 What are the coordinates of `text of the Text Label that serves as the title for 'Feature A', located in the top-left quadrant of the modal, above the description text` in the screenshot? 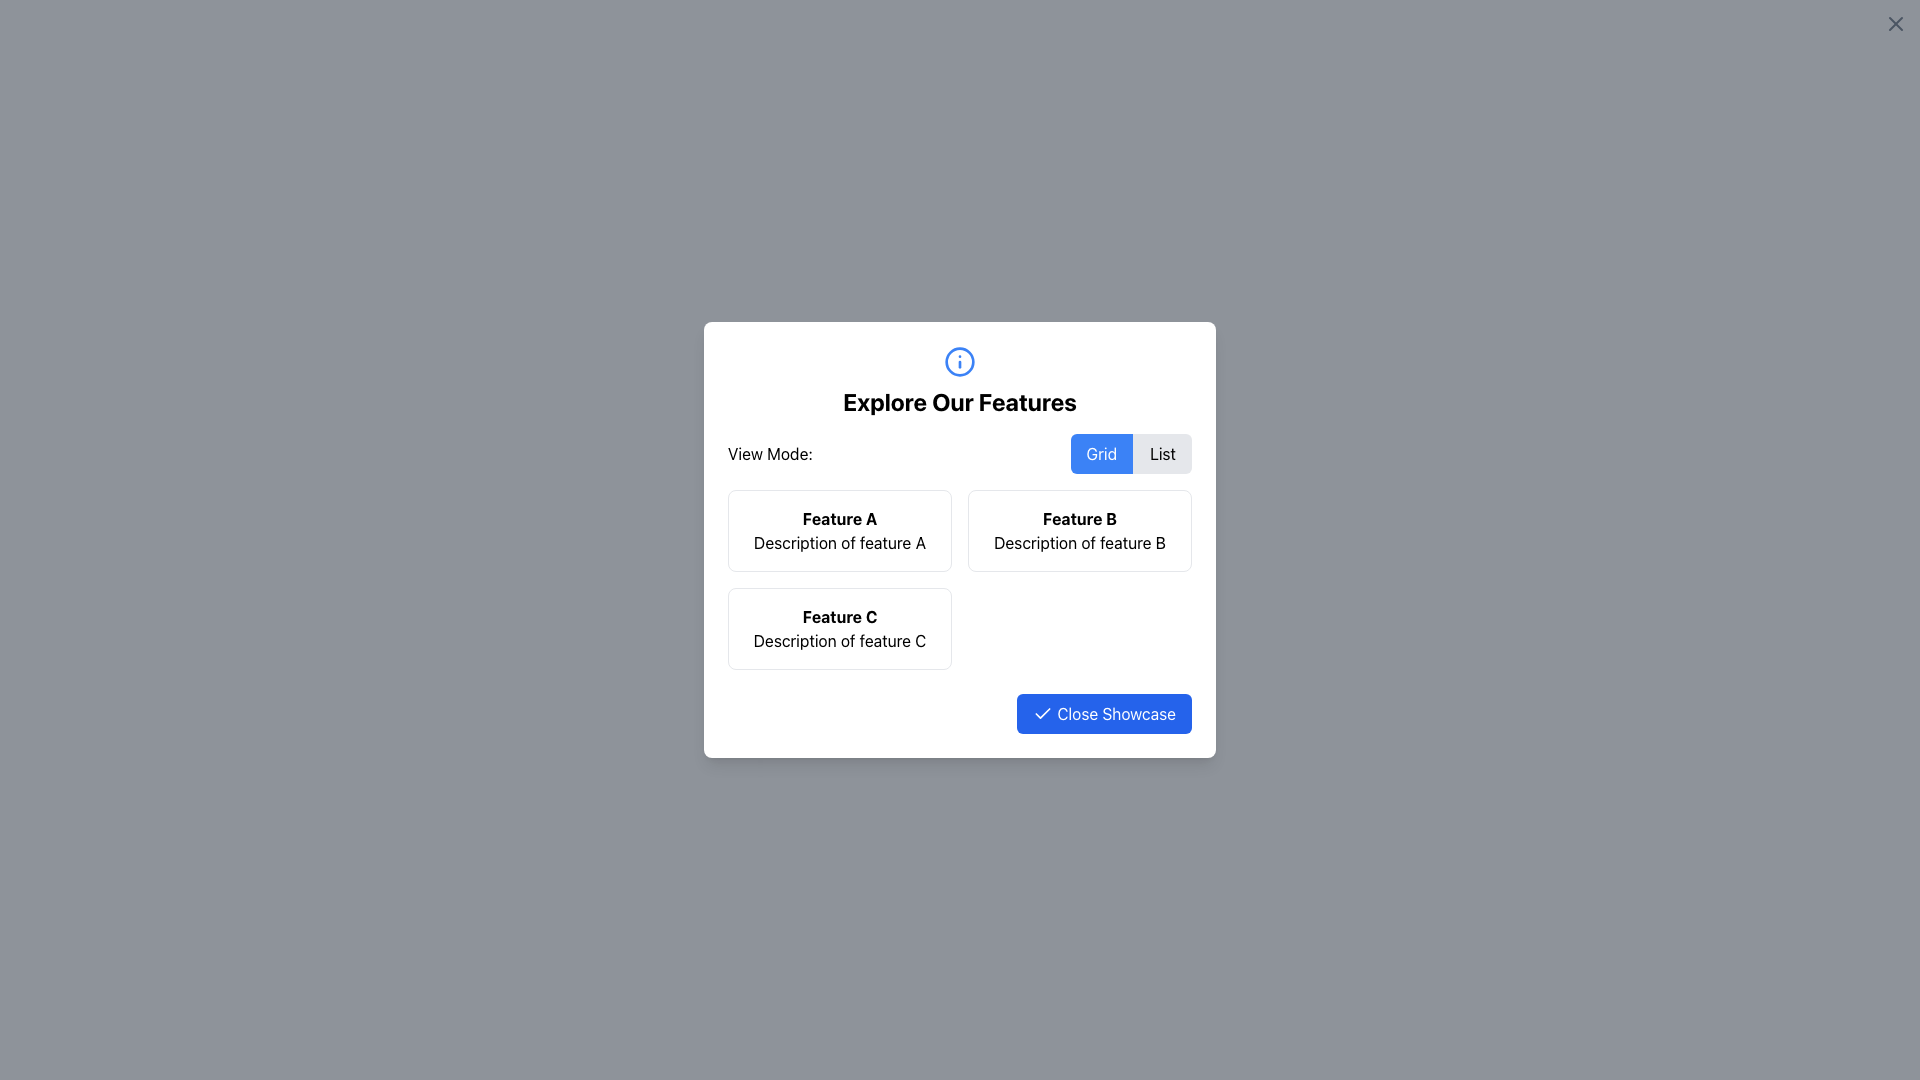 It's located at (840, 518).